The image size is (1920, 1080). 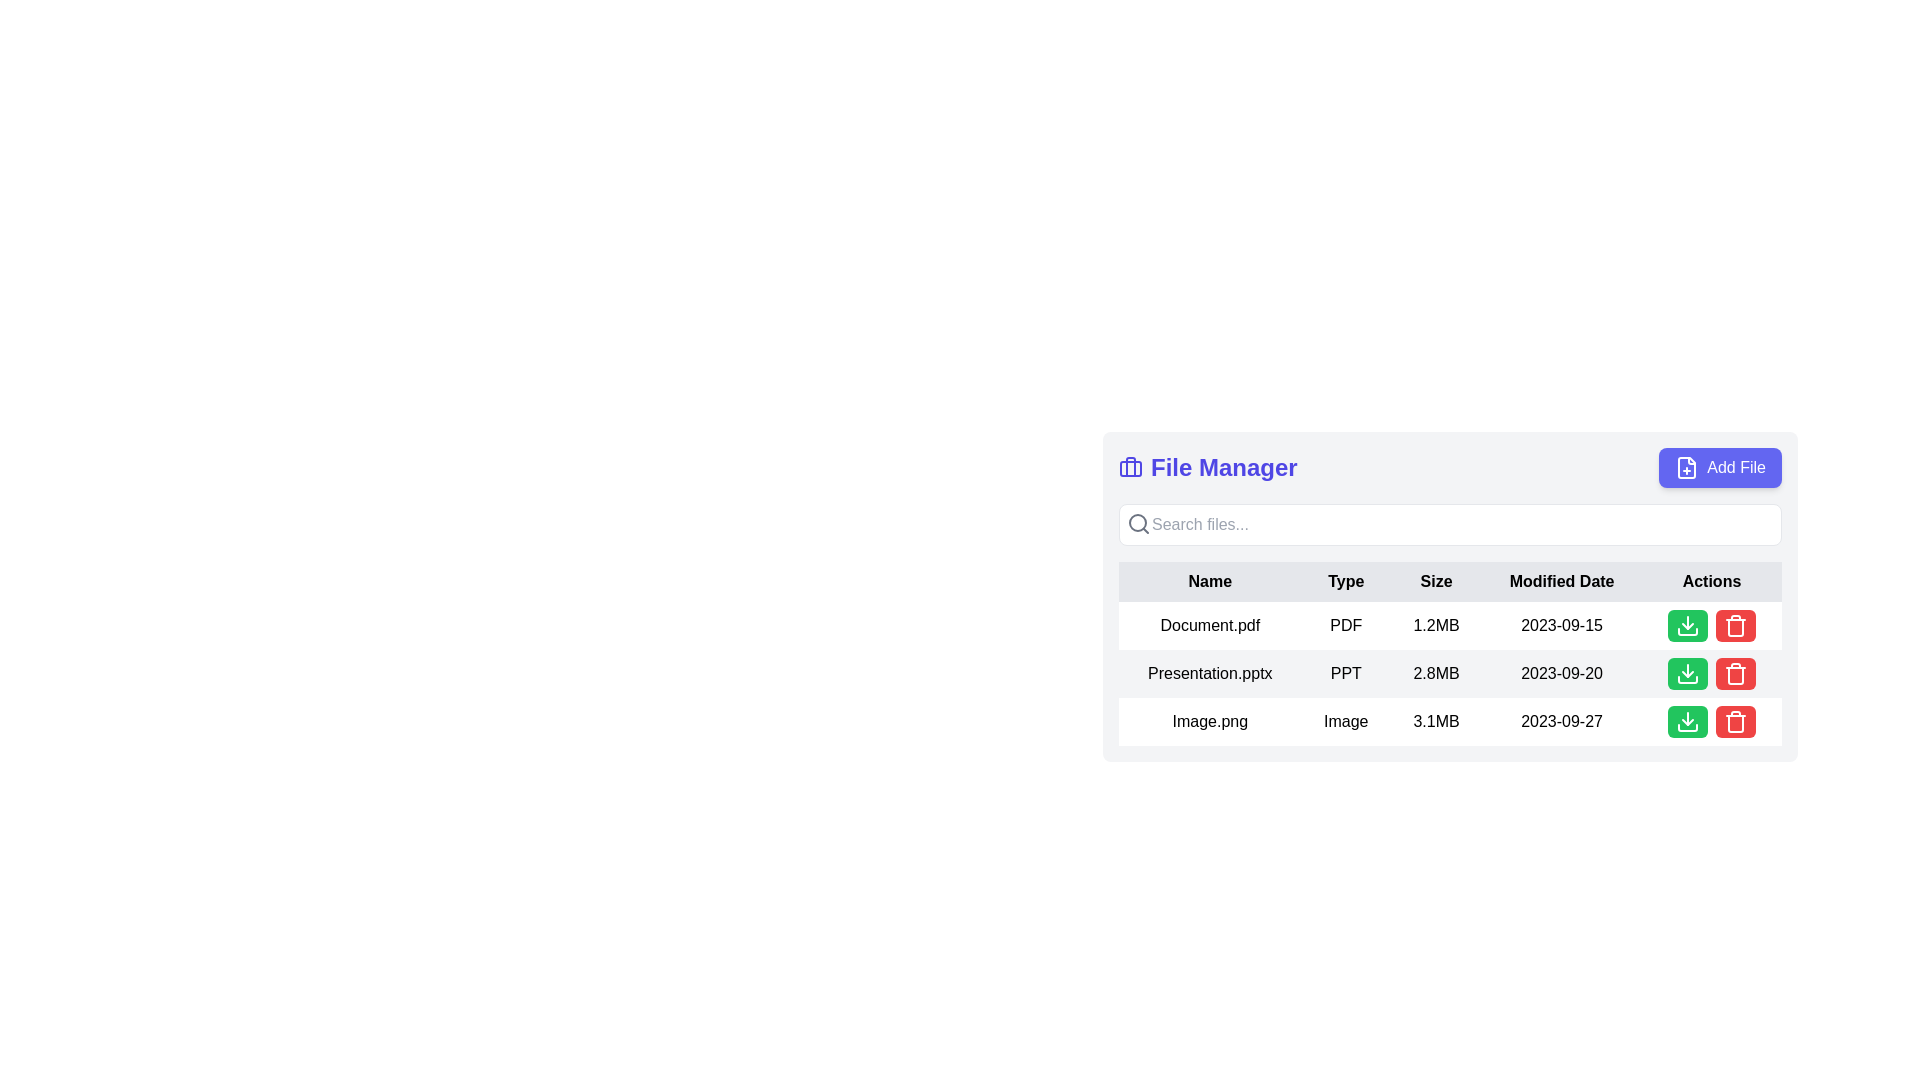 I want to click on text of the title label located at the top-left area of the file management section, which is positioned immediately to the left of the 'Add File' button, so click(x=1207, y=467).